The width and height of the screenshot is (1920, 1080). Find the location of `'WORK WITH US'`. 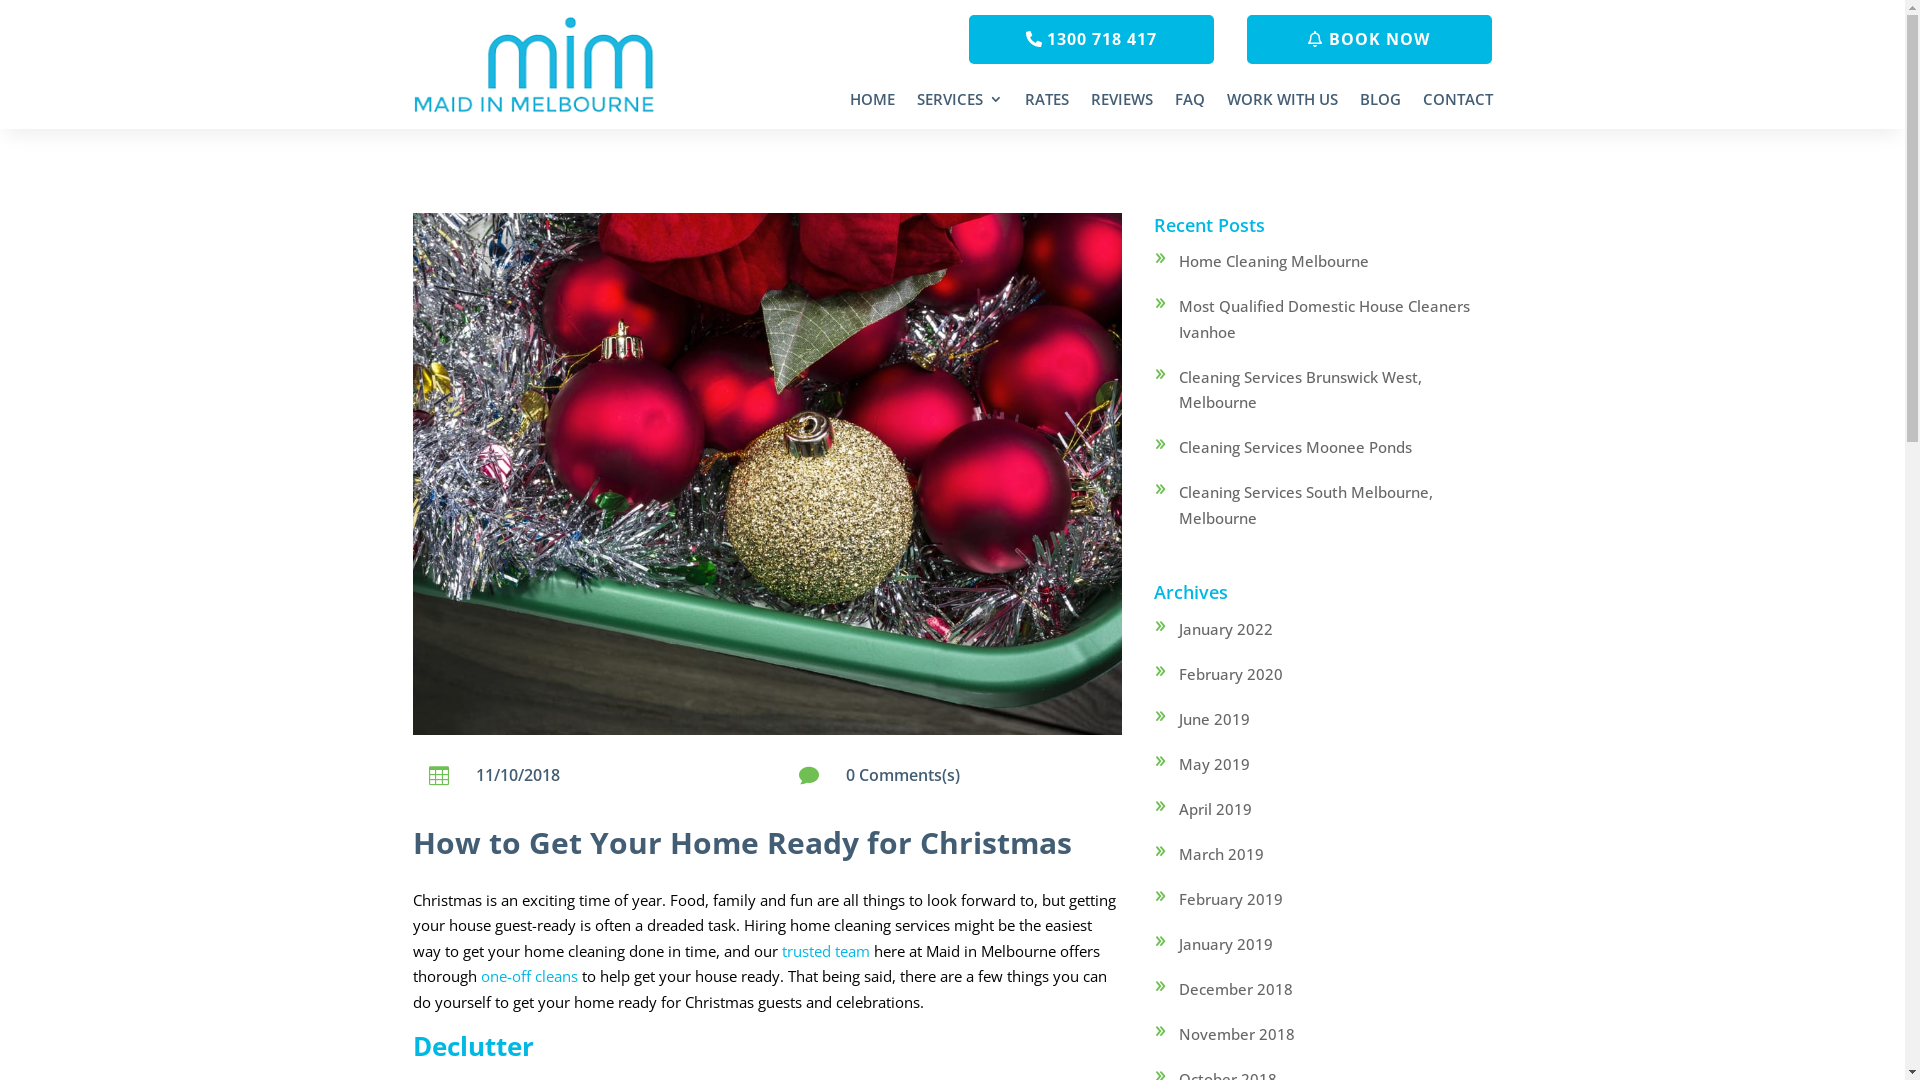

'WORK WITH US' is located at coordinates (1281, 103).